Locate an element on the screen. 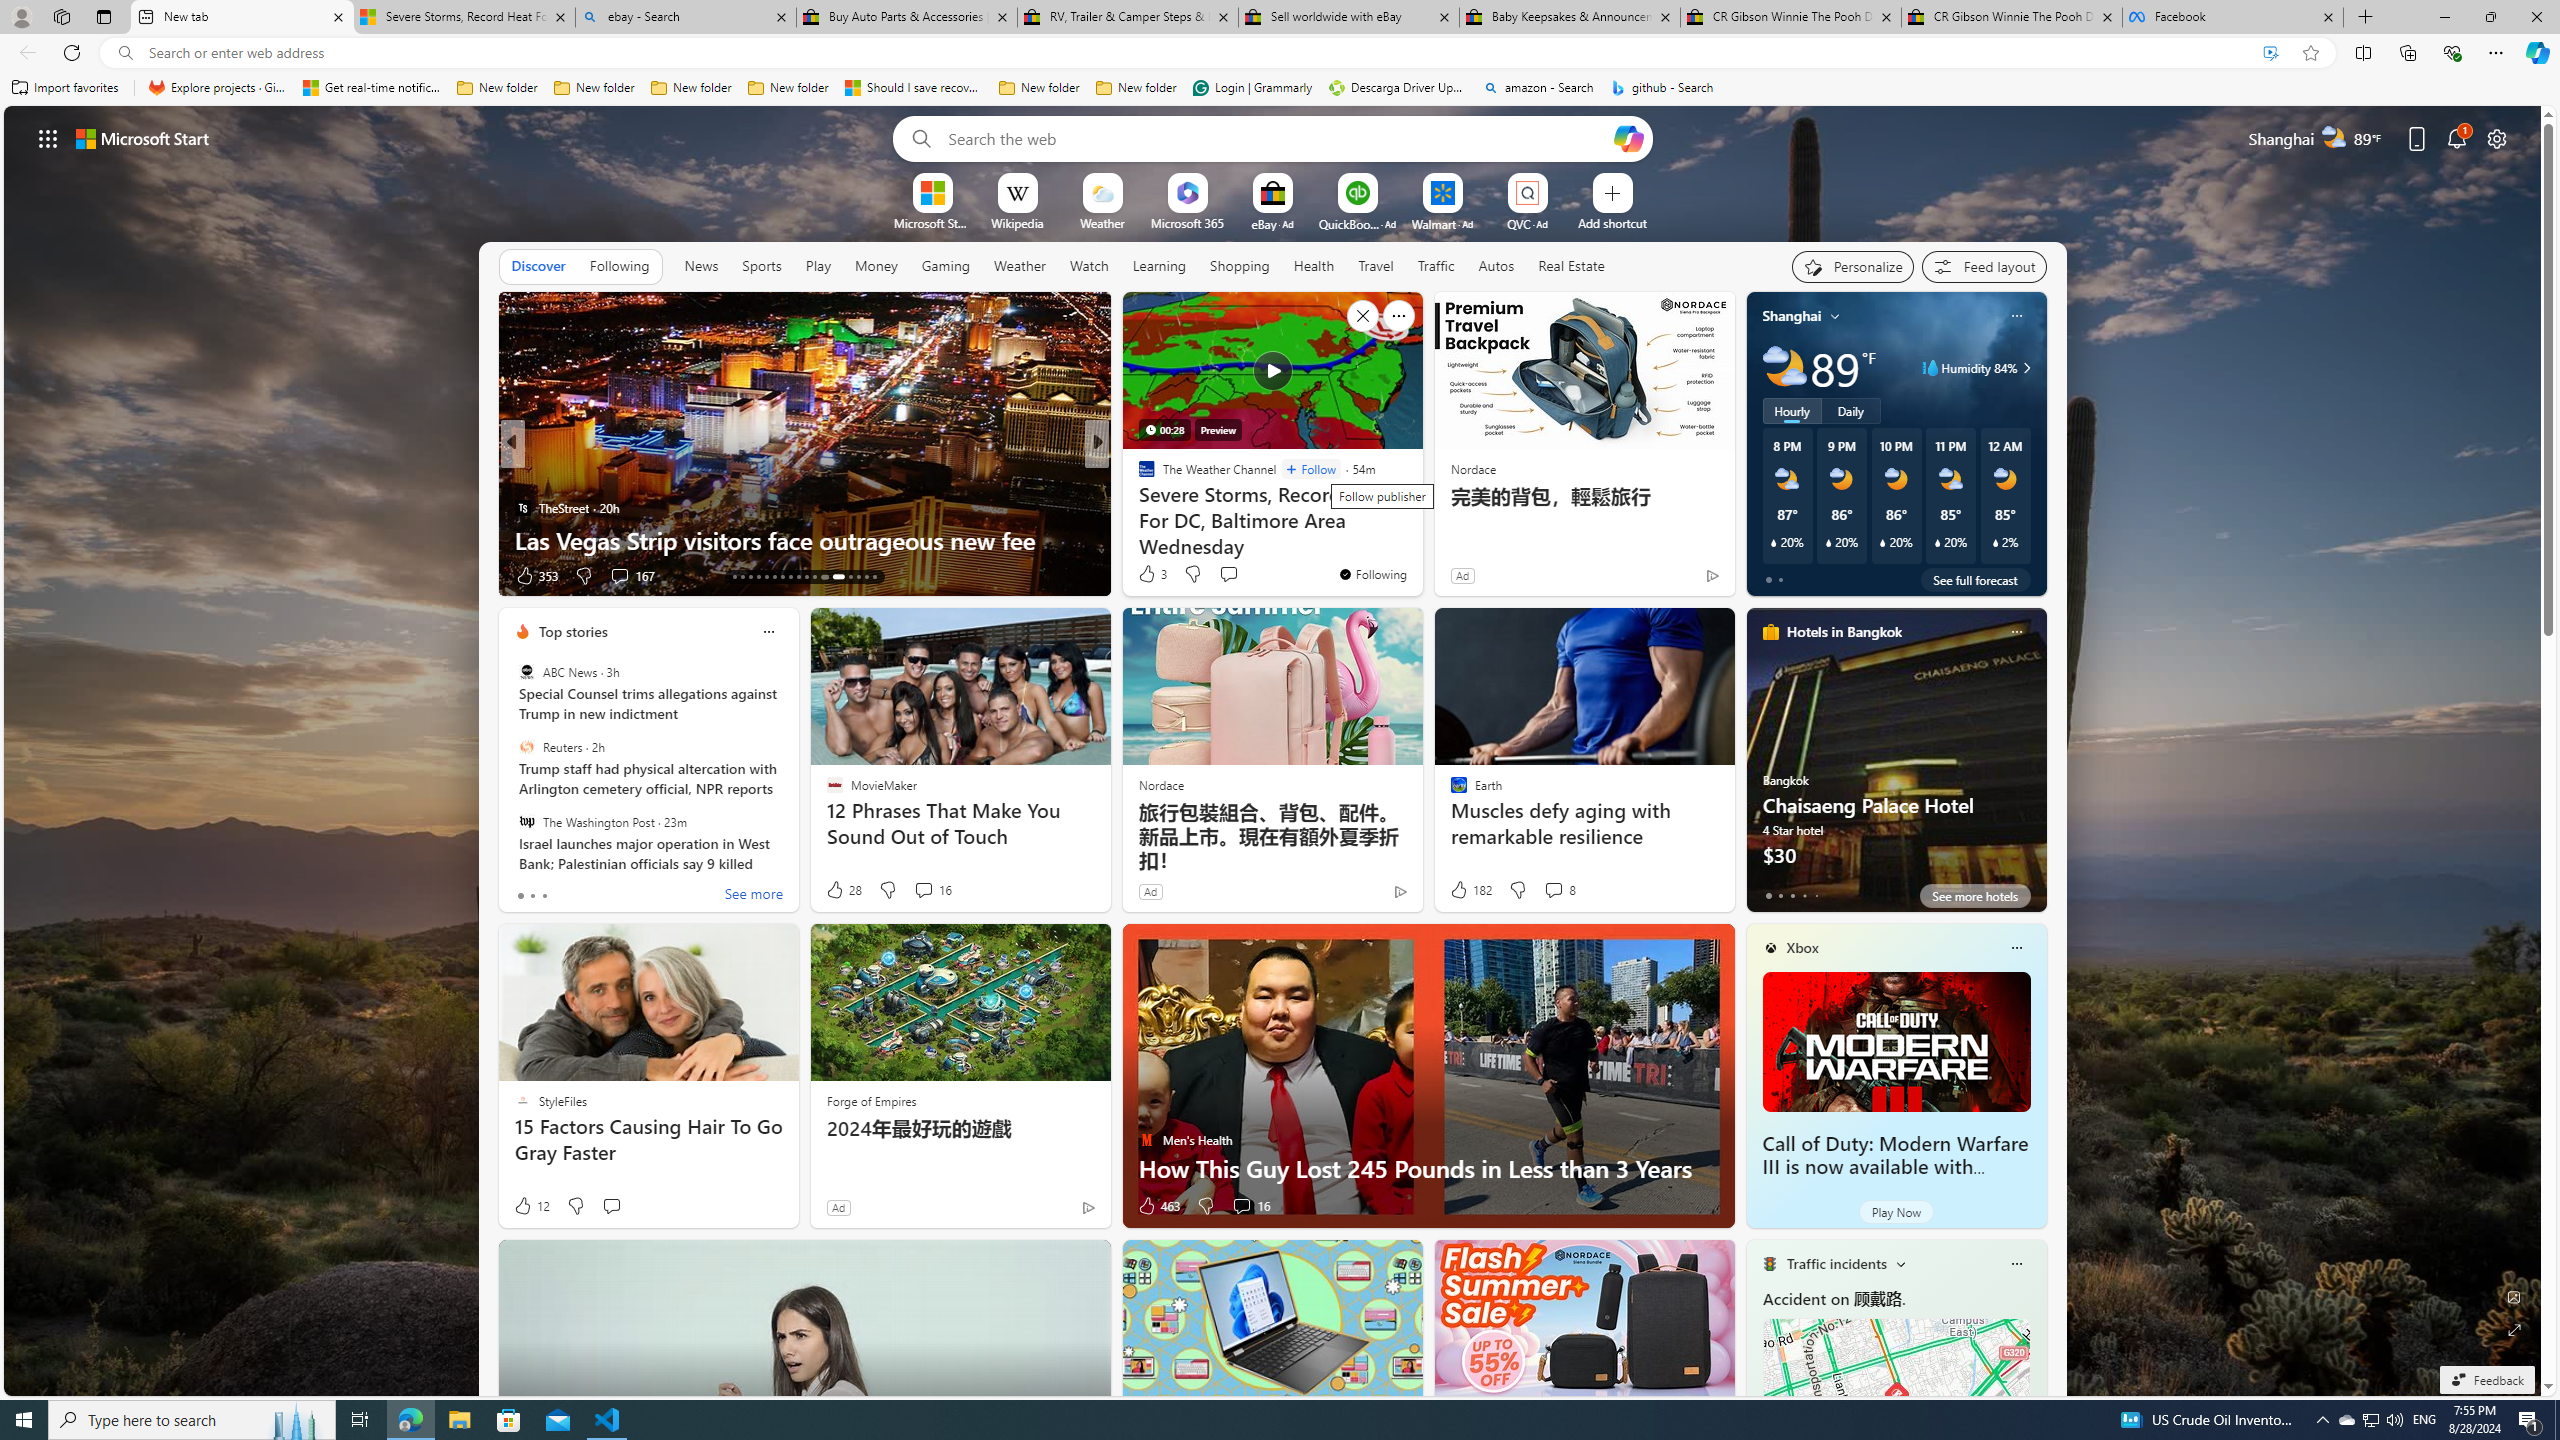  'TheStreet' is located at coordinates (521, 506).